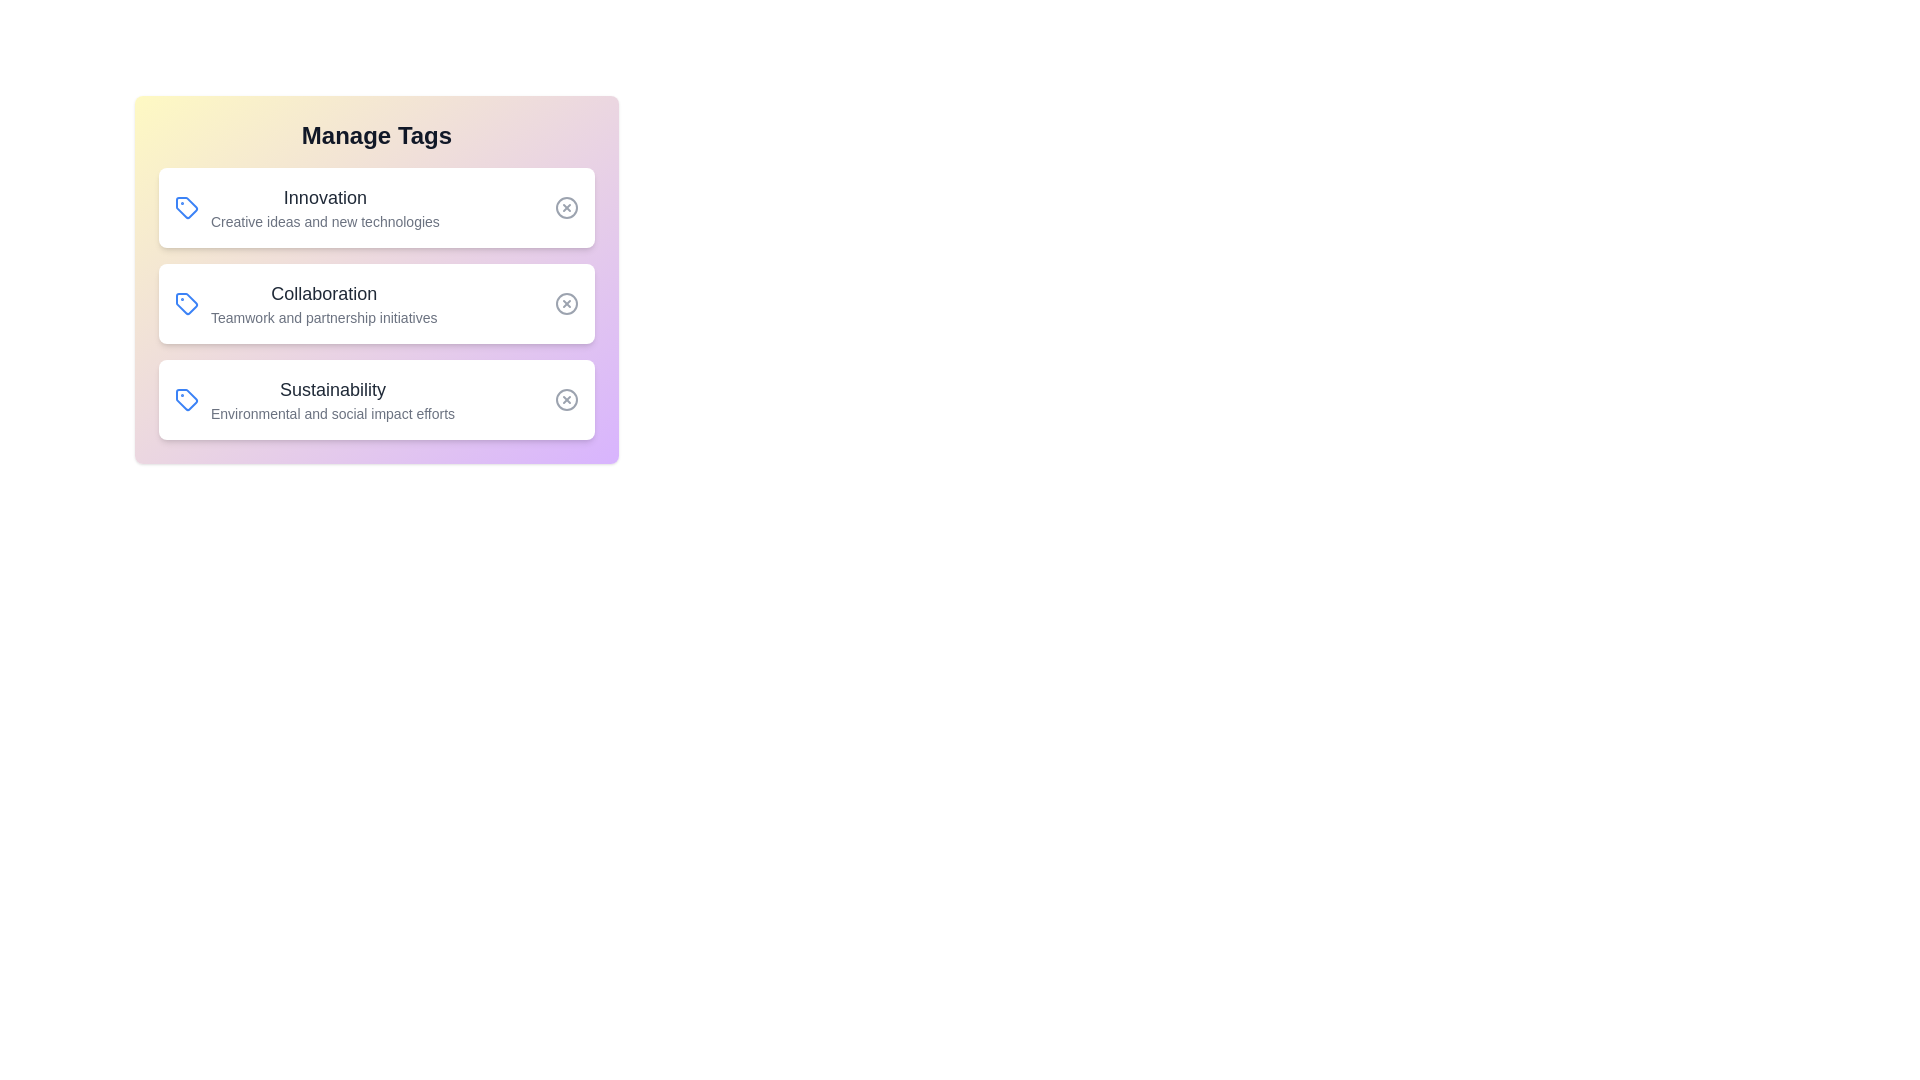  Describe the element at coordinates (565, 304) in the screenshot. I see `the 'Remove' button for the tag 'Collaboration'` at that location.